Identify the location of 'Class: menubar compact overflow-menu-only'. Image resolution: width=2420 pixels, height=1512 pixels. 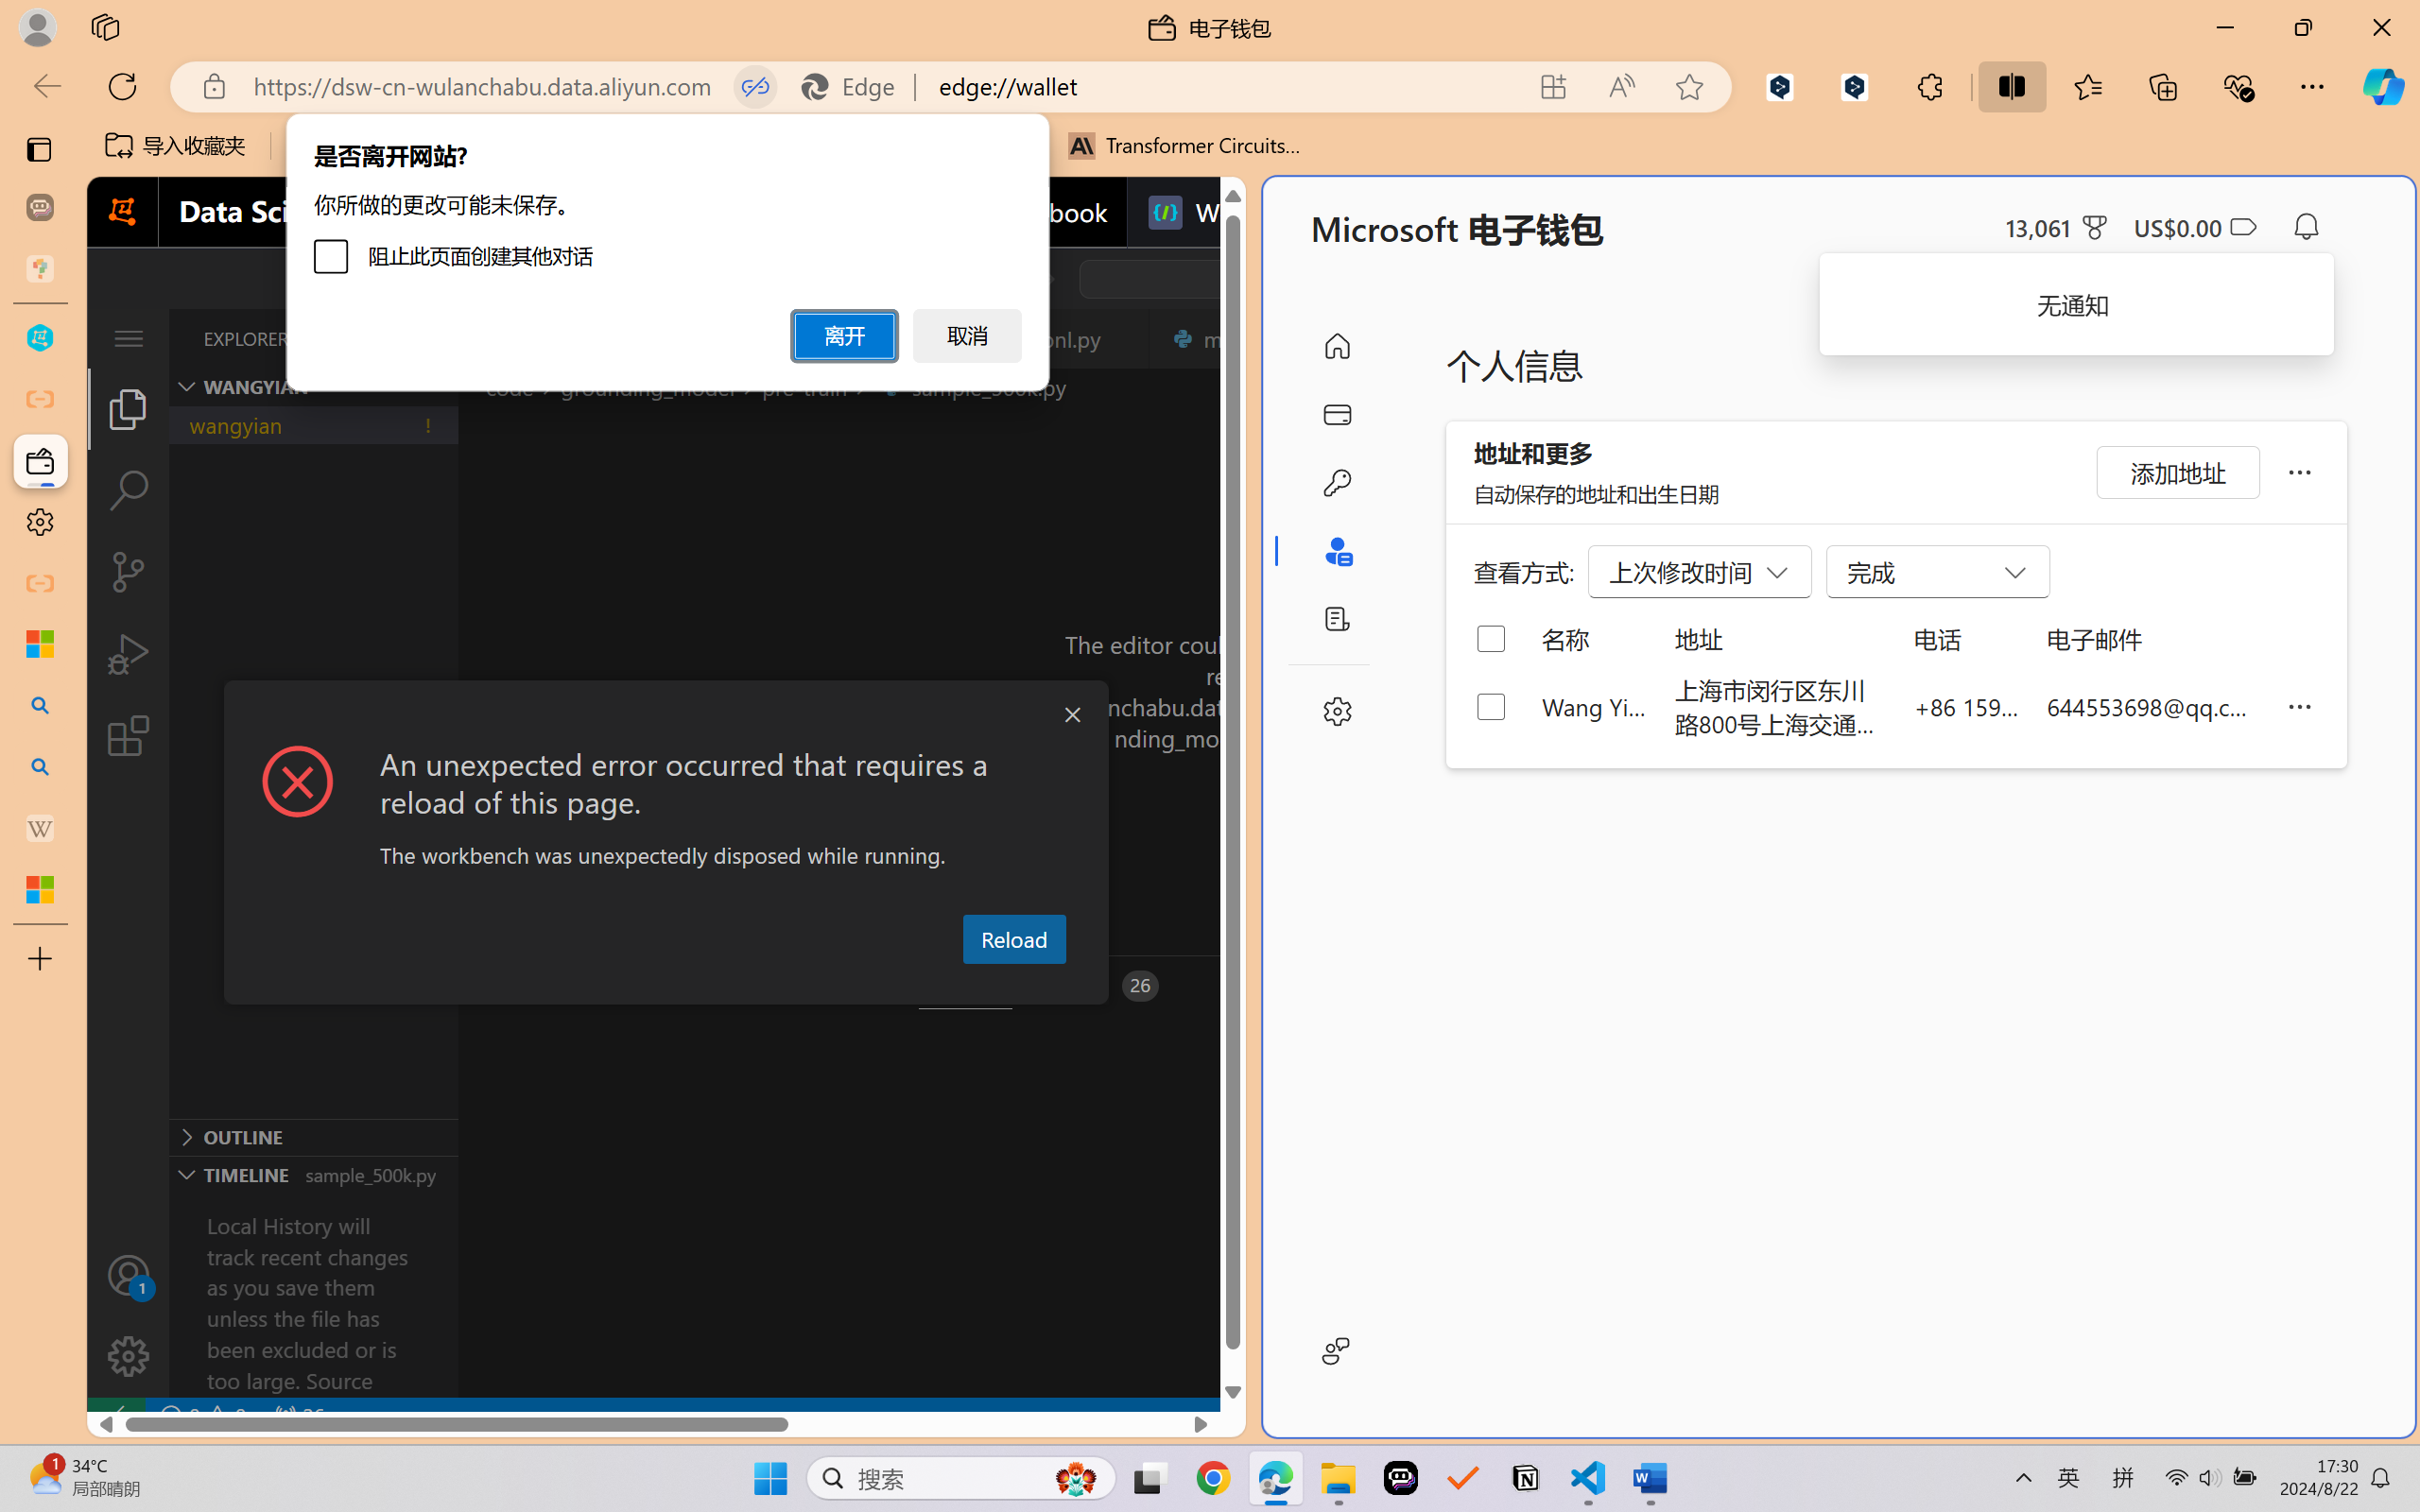
(127, 337).